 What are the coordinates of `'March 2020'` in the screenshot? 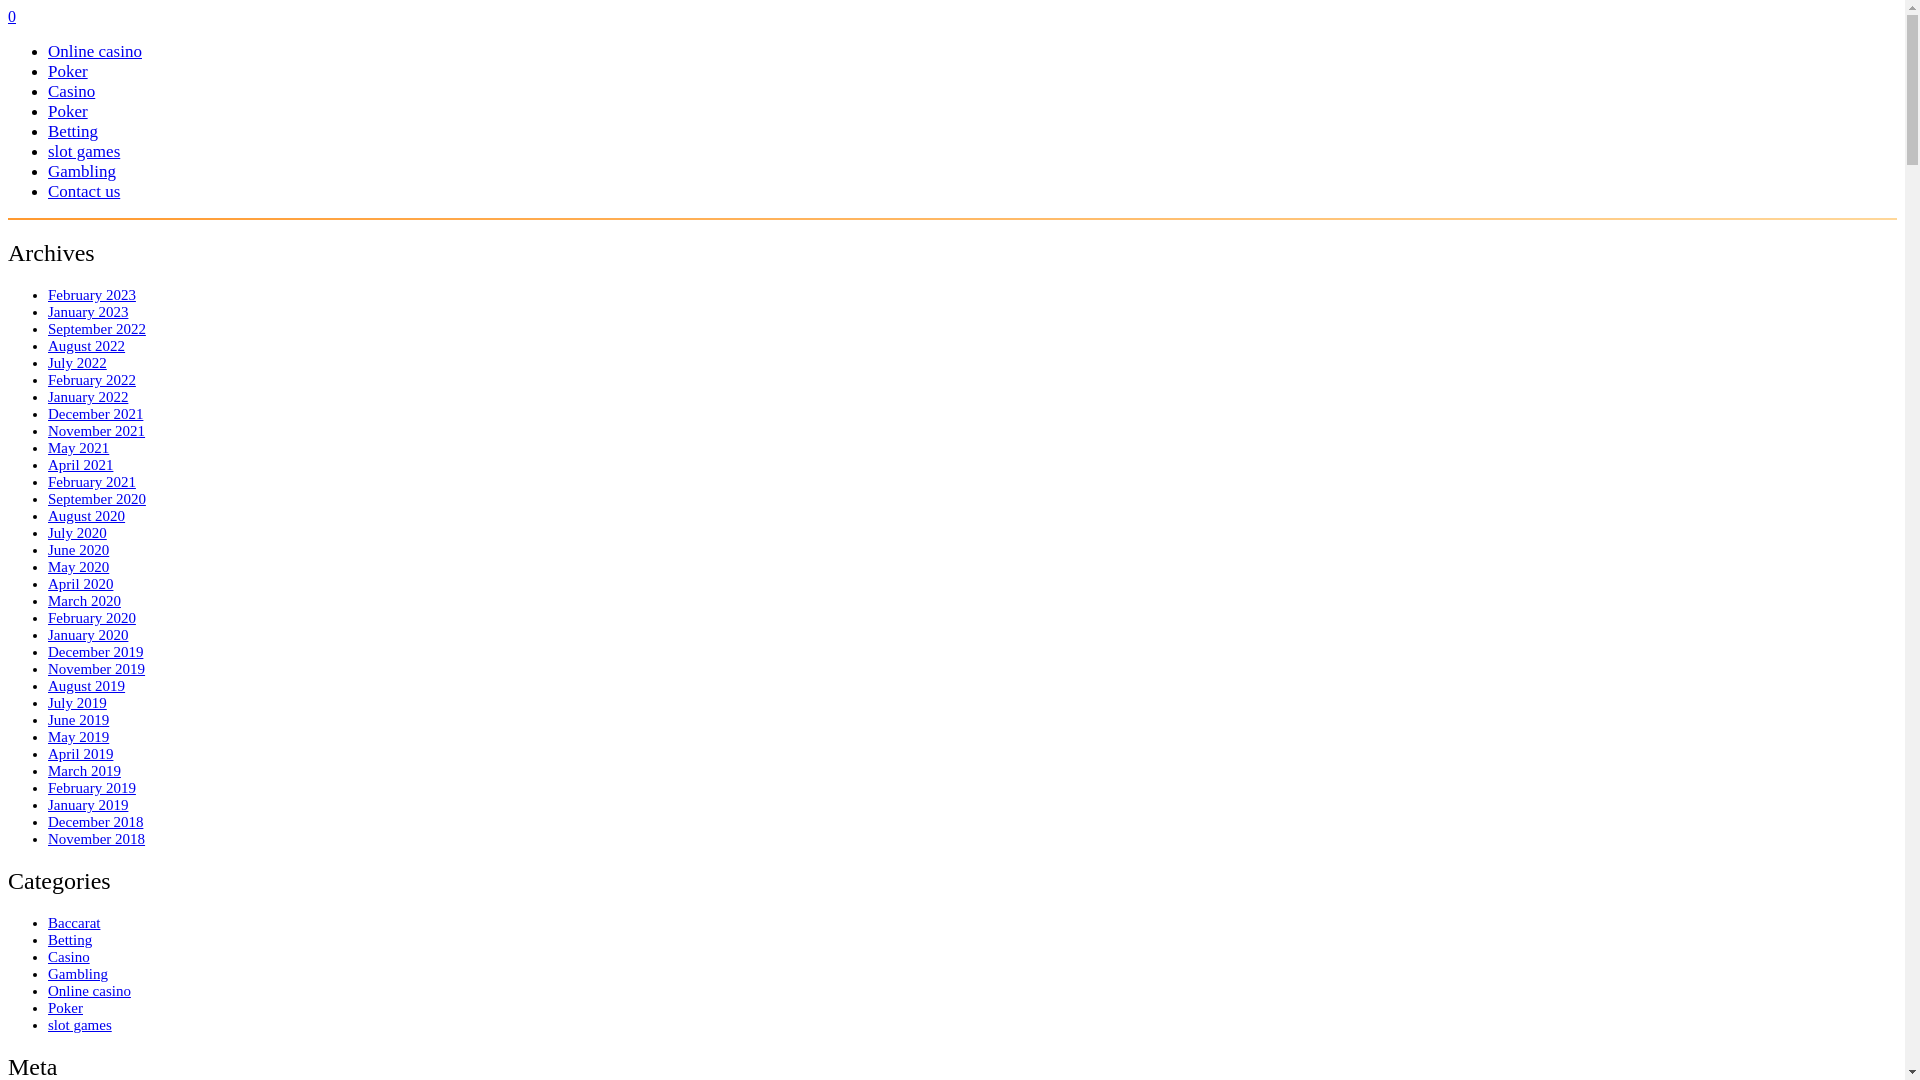 It's located at (83, 600).